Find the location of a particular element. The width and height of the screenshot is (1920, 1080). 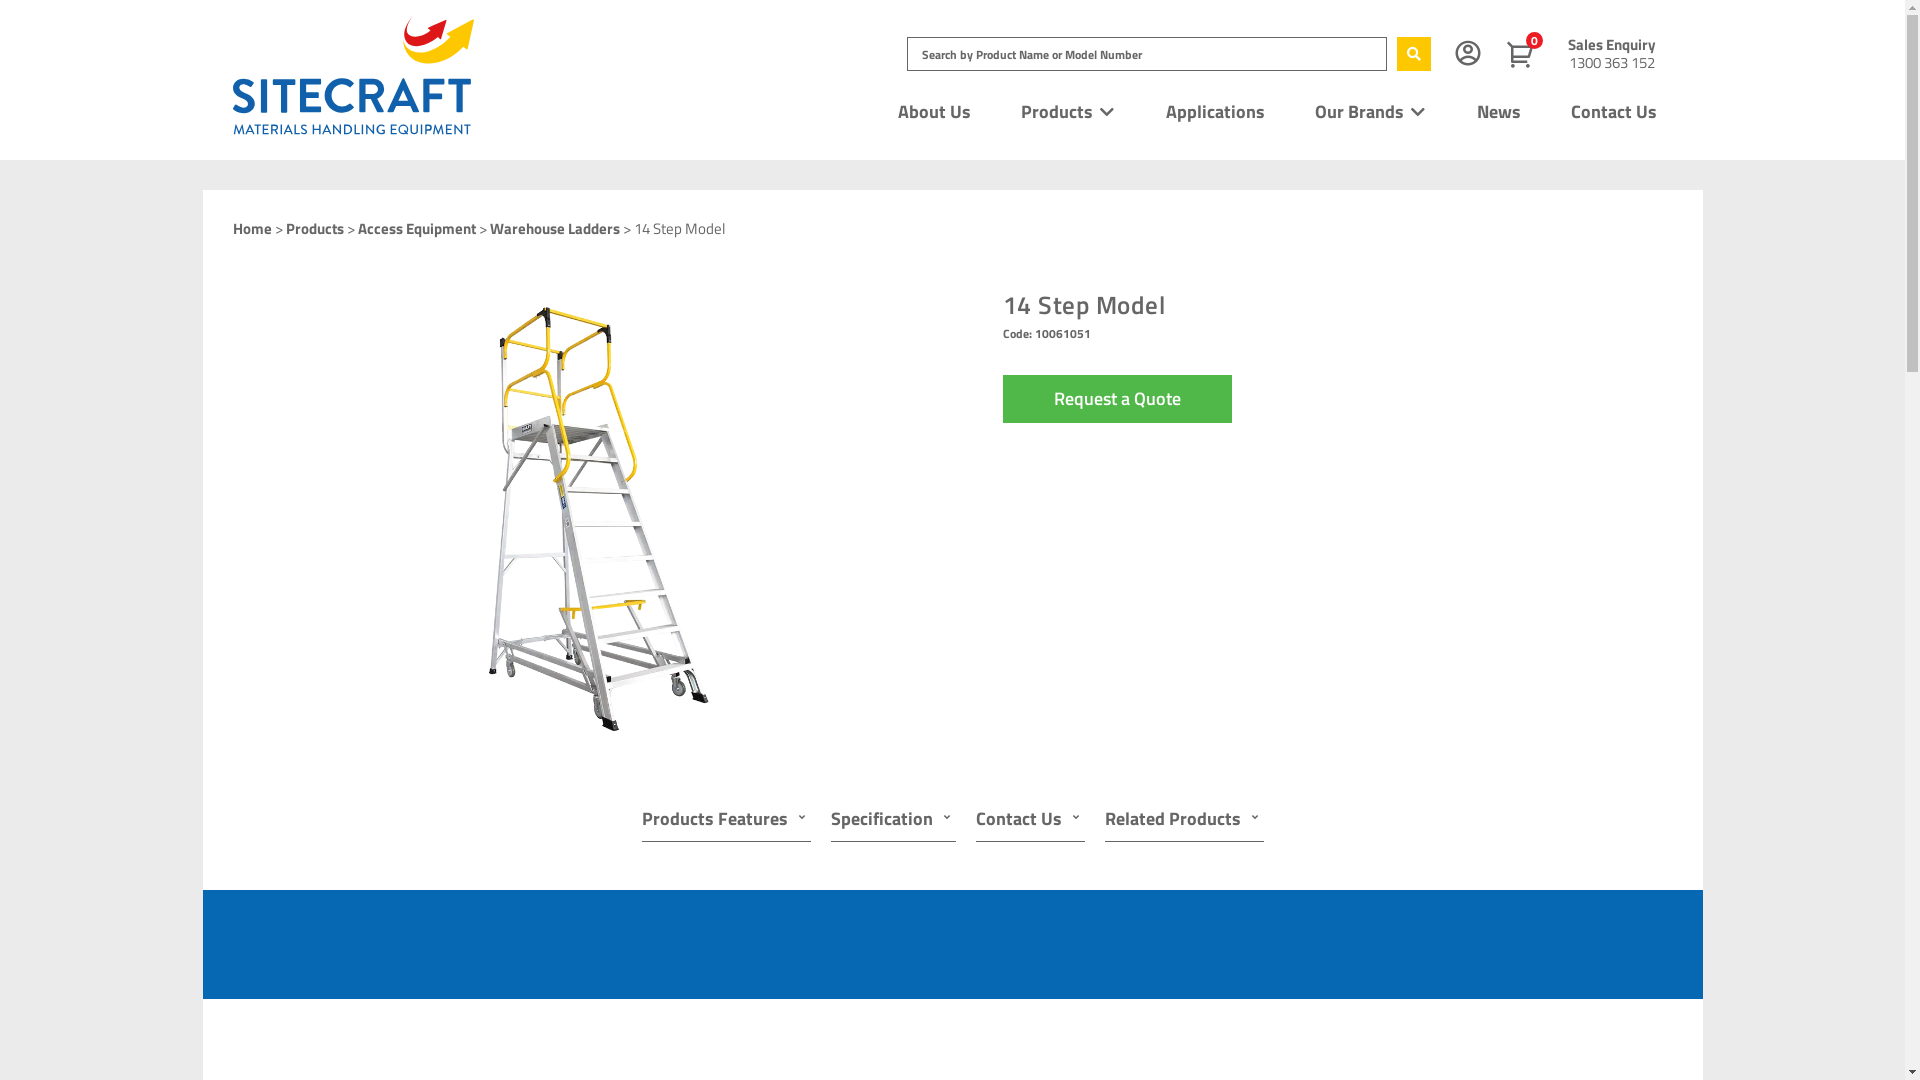

'News' is located at coordinates (1498, 111).